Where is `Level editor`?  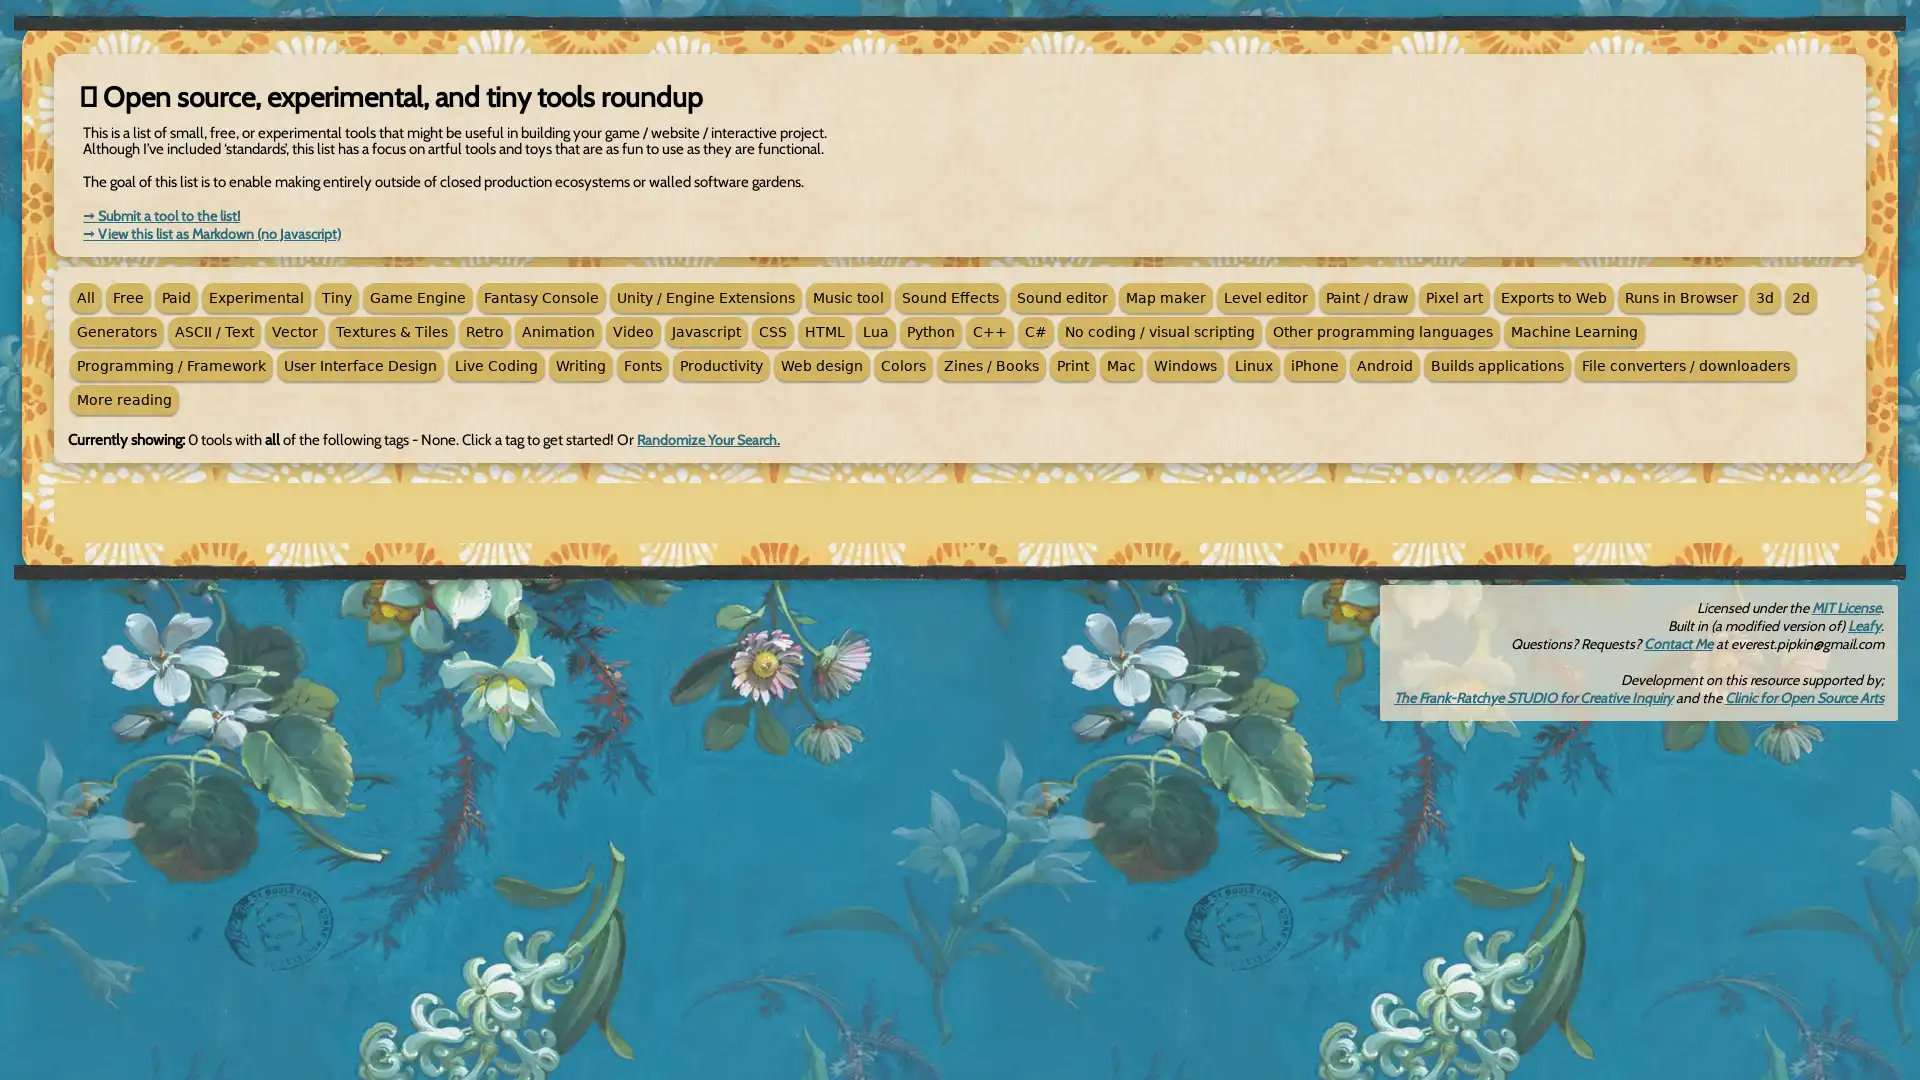
Level editor is located at coordinates (1265, 297).